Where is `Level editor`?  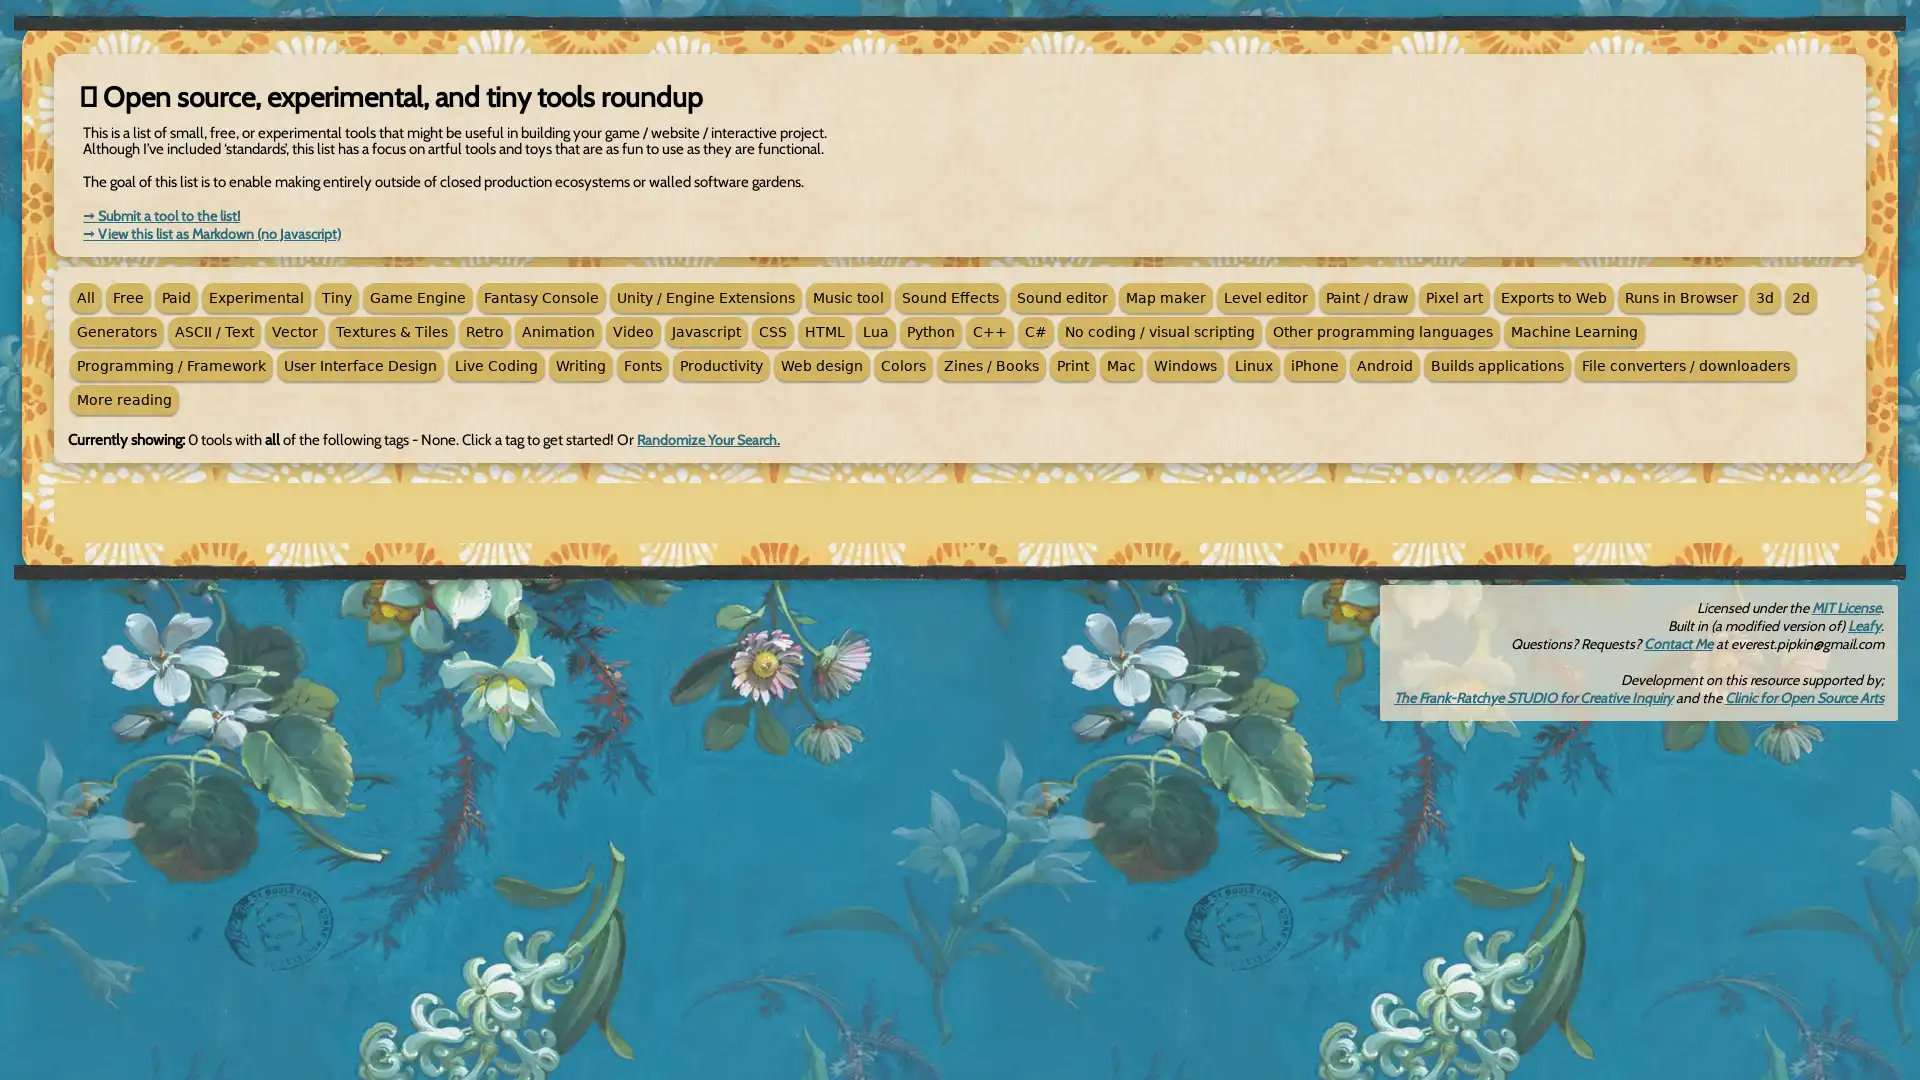
Level editor is located at coordinates (1265, 297).